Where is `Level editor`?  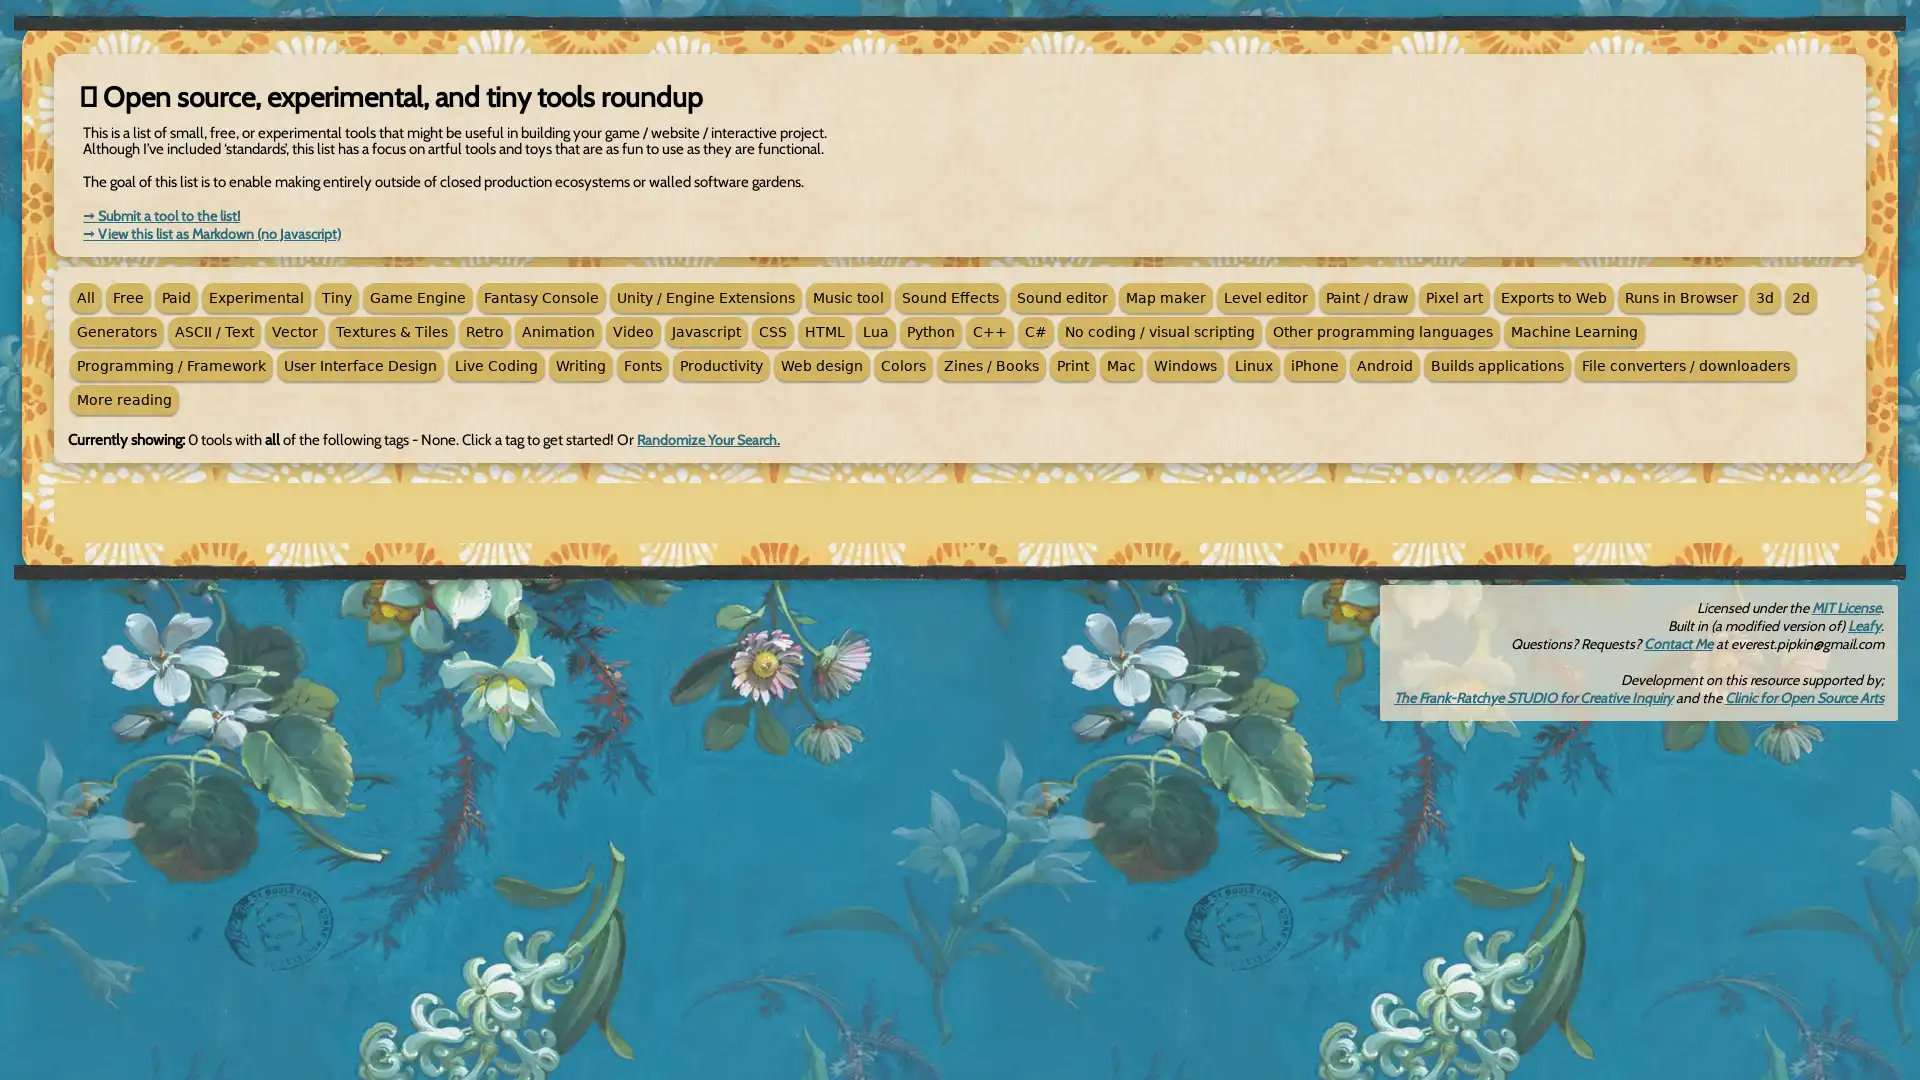
Level editor is located at coordinates (1265, 297).